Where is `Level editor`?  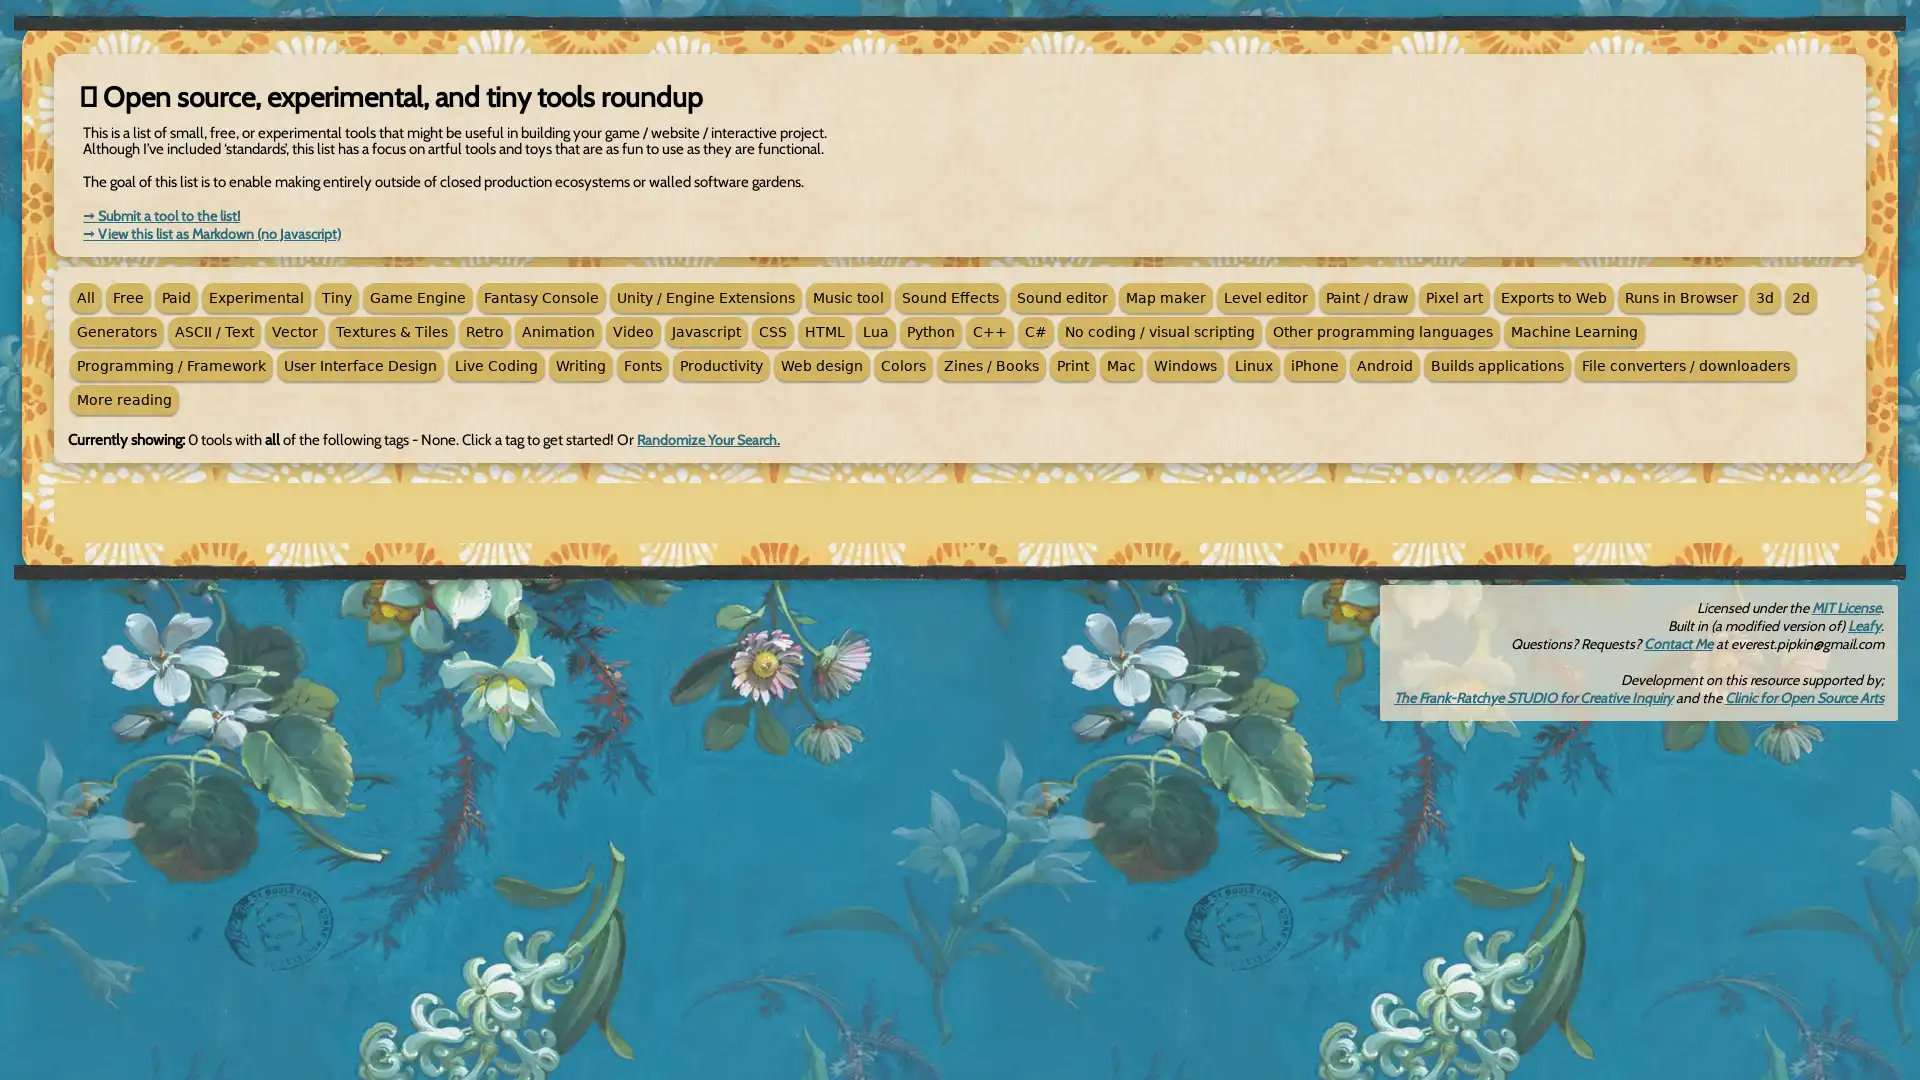
Level editor is located at coordinates (1265, 297).